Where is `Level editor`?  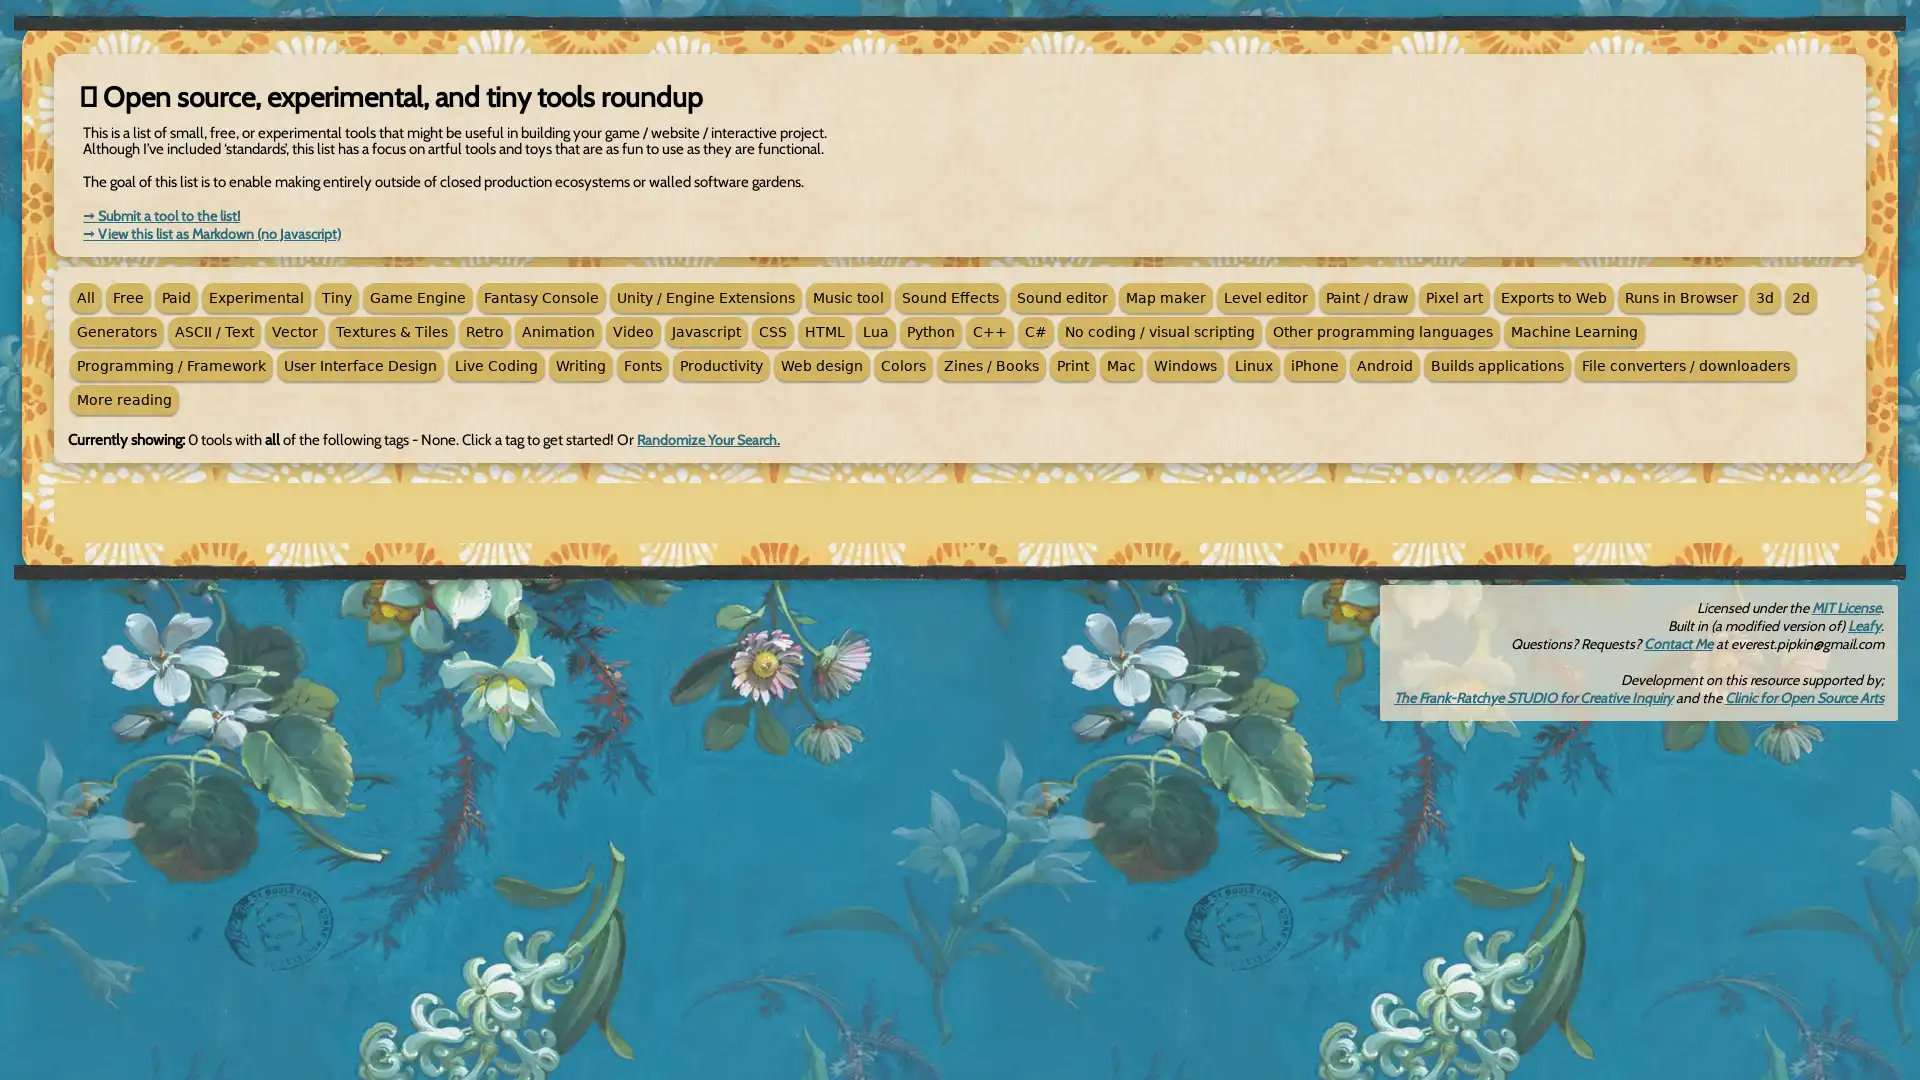
Level editor is located at coordinates (1265, 297).